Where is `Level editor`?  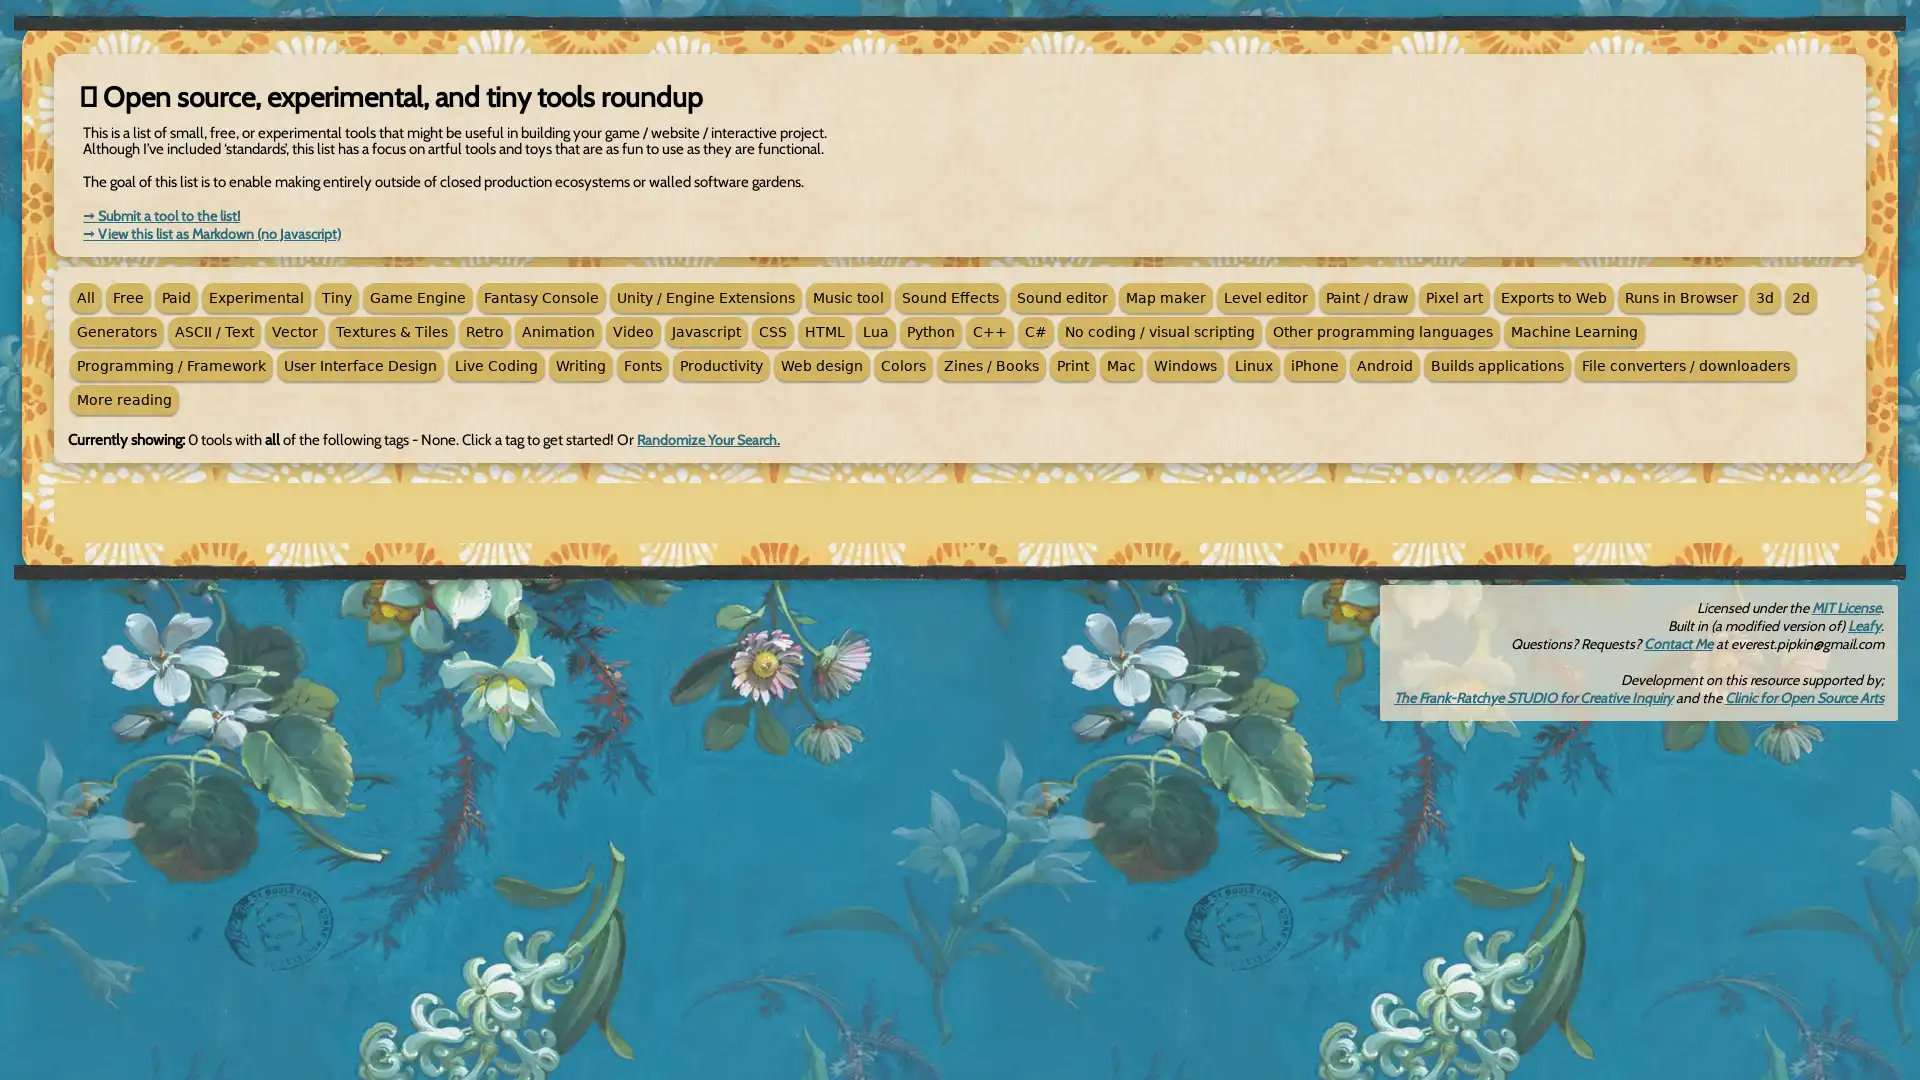
Level editor is located at coordinates (1265, 297).